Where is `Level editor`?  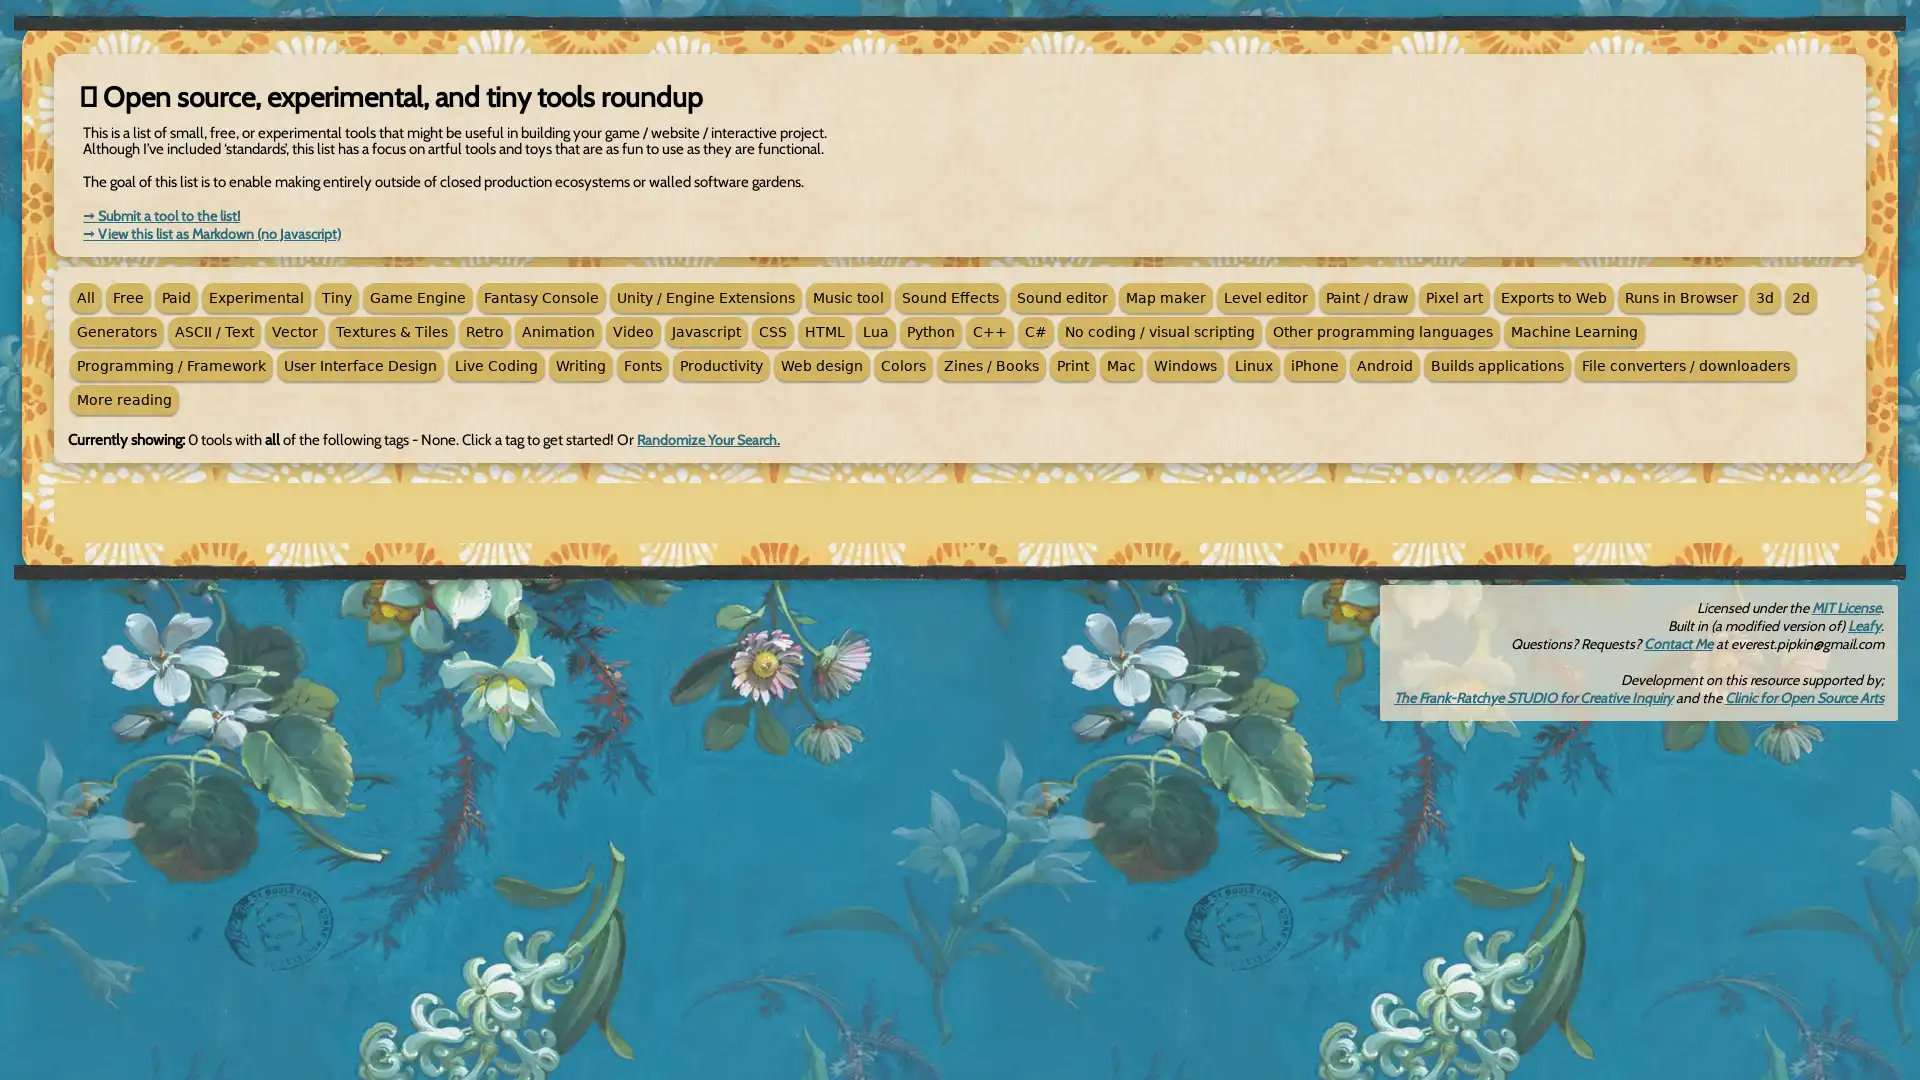
Level editor is located at coordinates (1265, 297).